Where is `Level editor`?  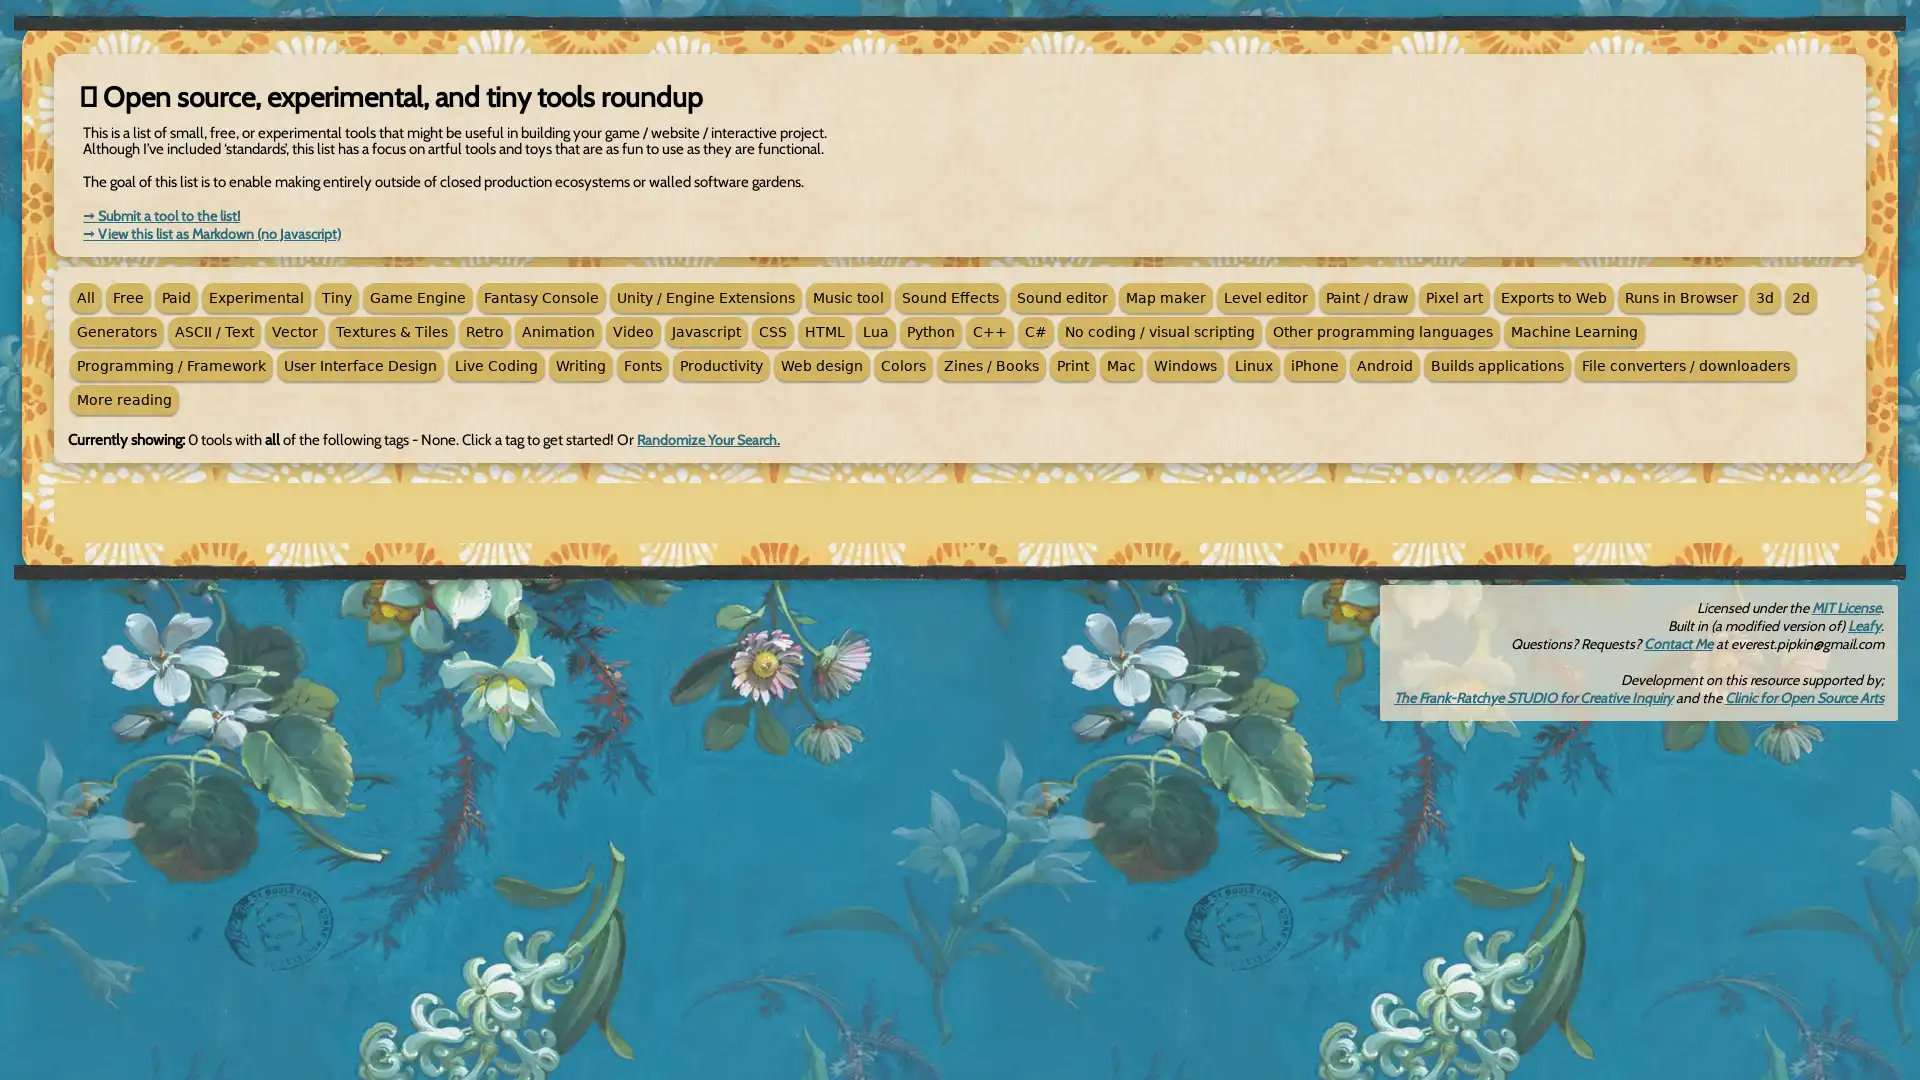
Level editor is located at coordinates (1265, 297).